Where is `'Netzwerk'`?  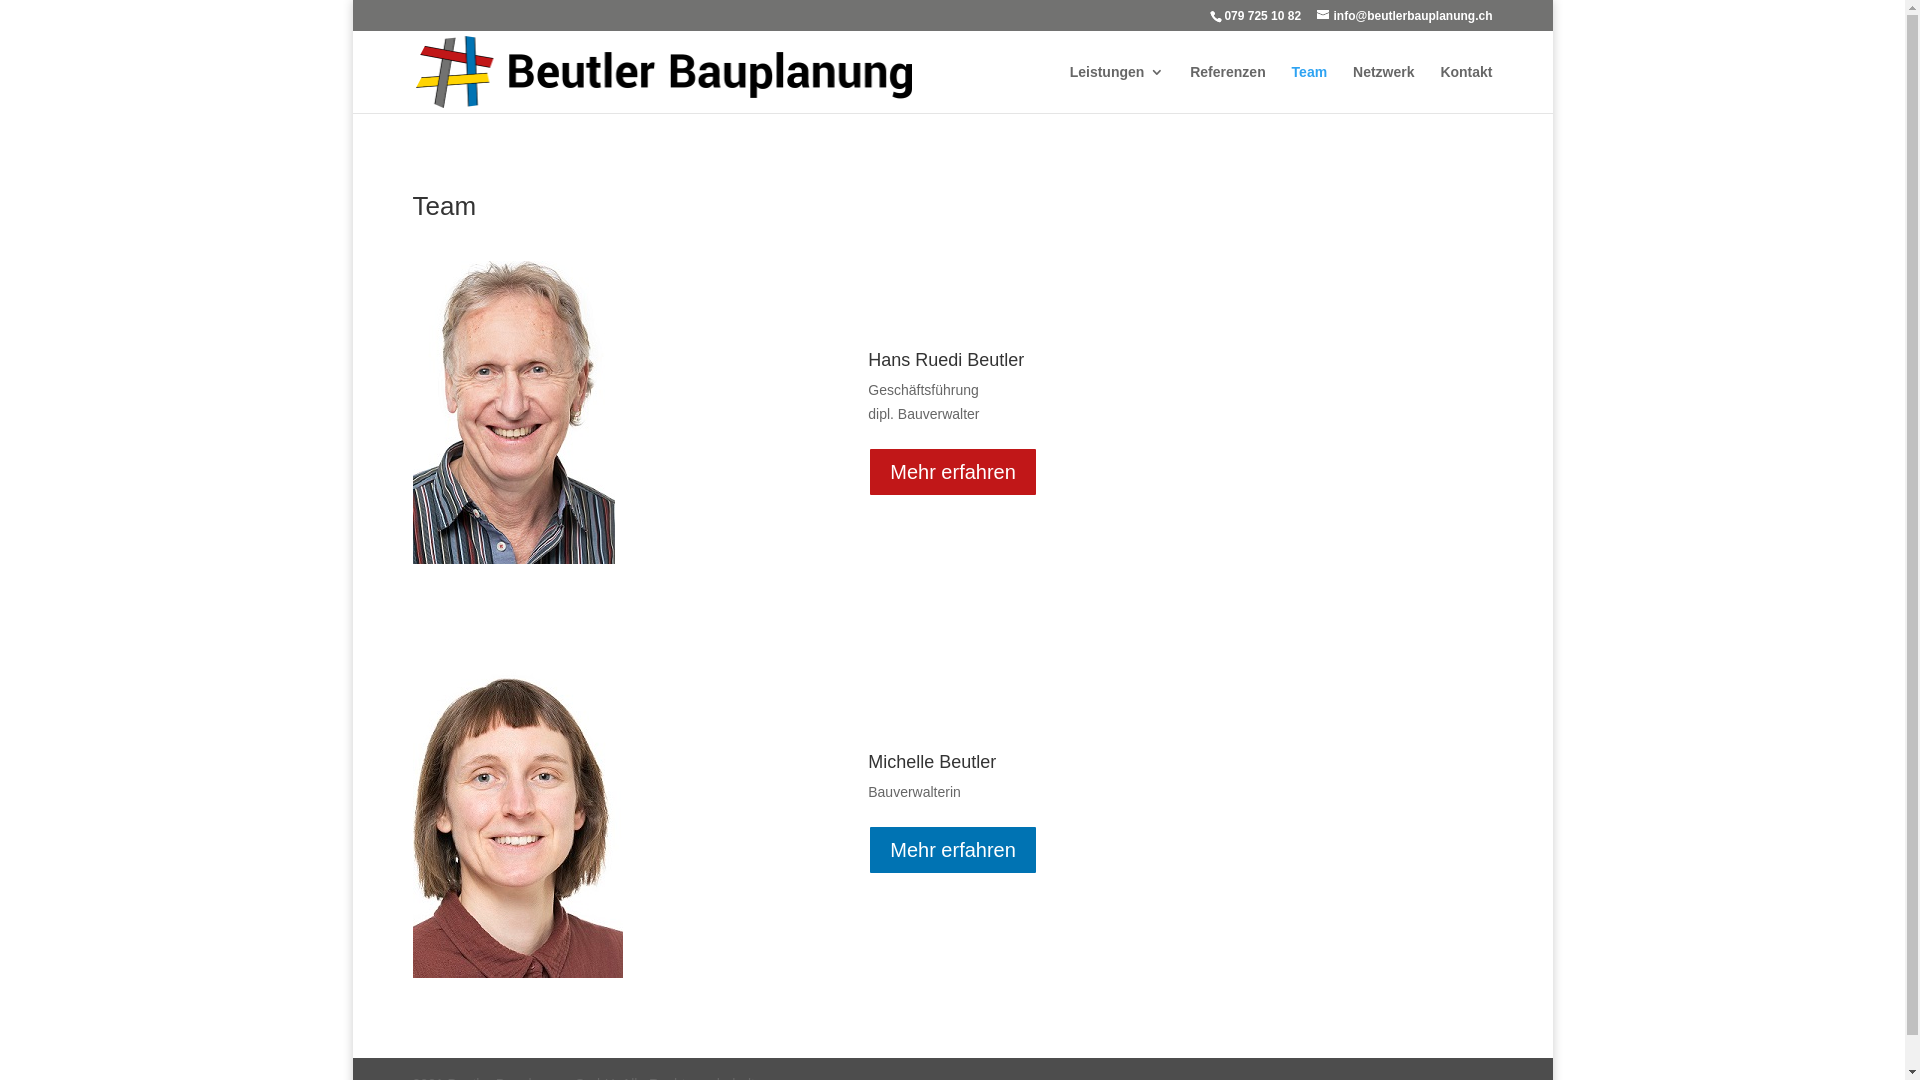
'Netzwerk' is located at coordinates (1382, 87).